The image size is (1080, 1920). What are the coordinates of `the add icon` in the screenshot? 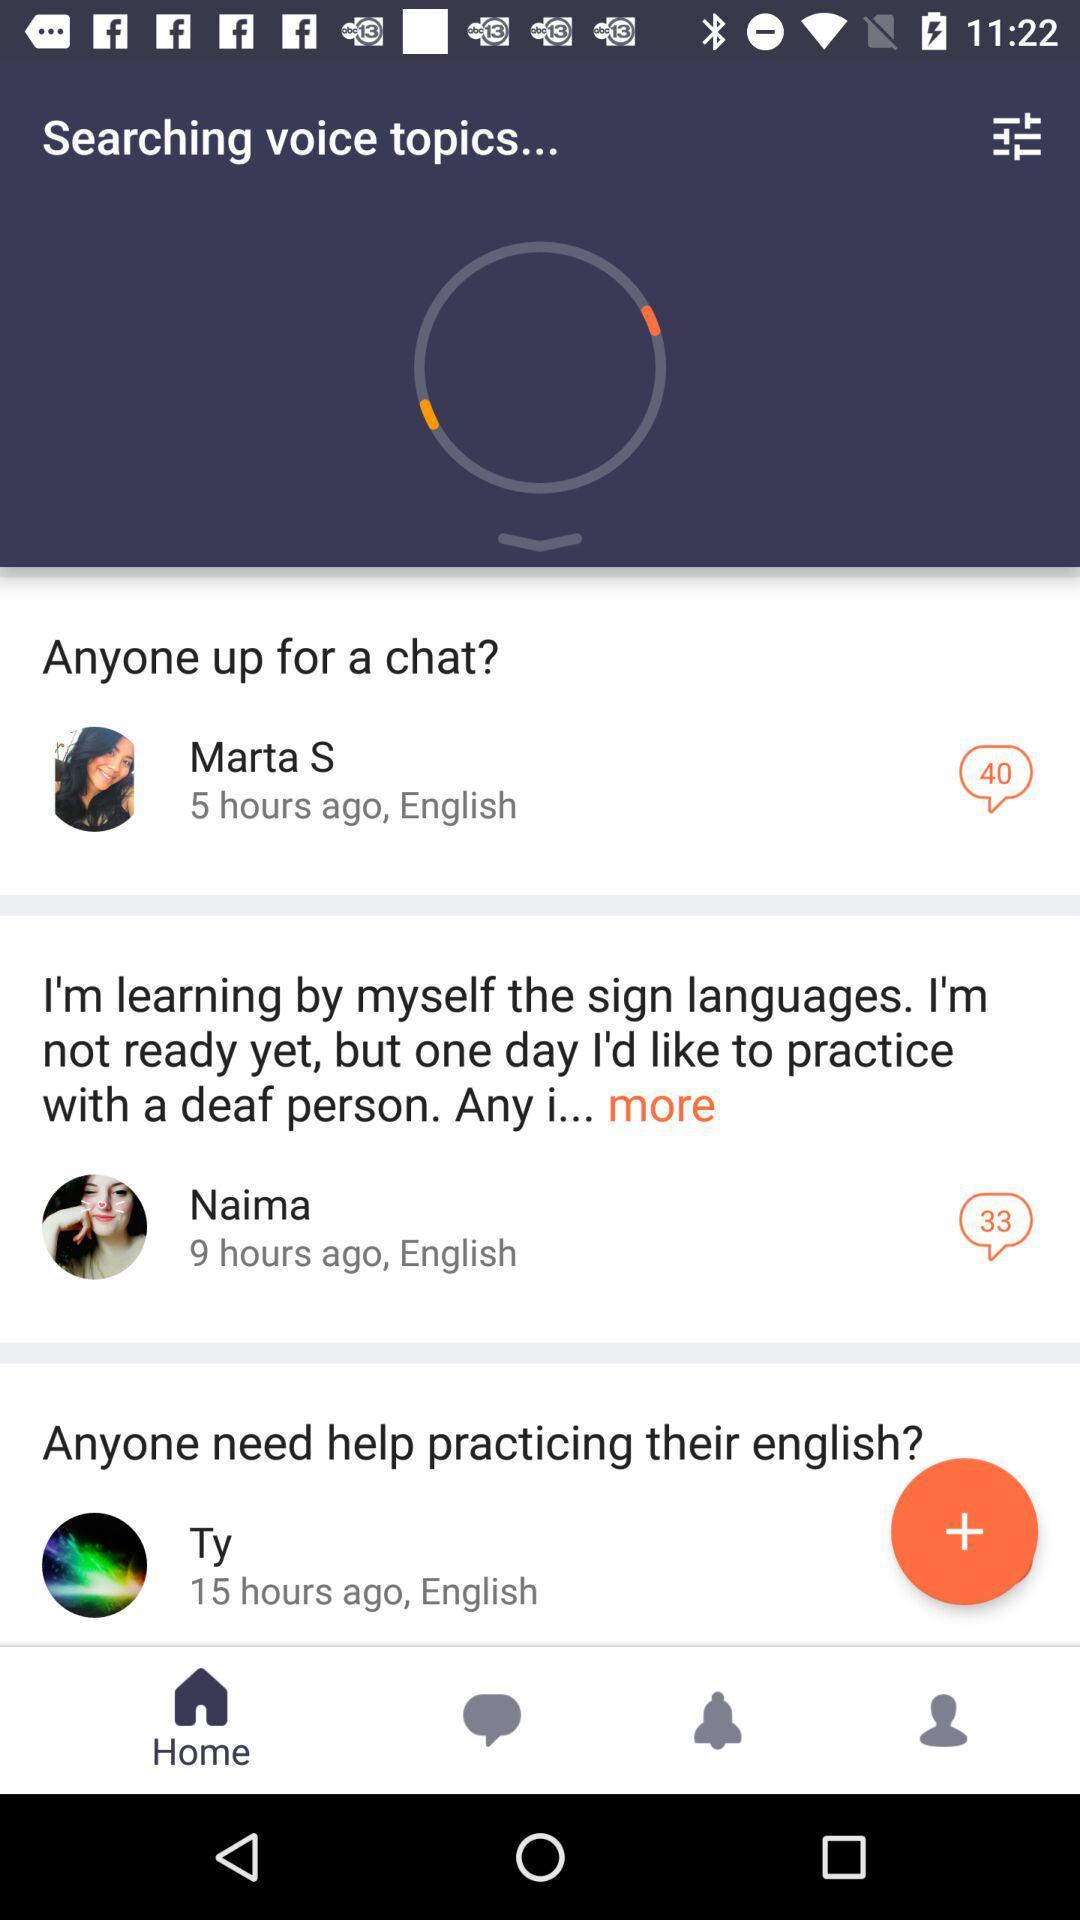 It's located at (963, 1530).